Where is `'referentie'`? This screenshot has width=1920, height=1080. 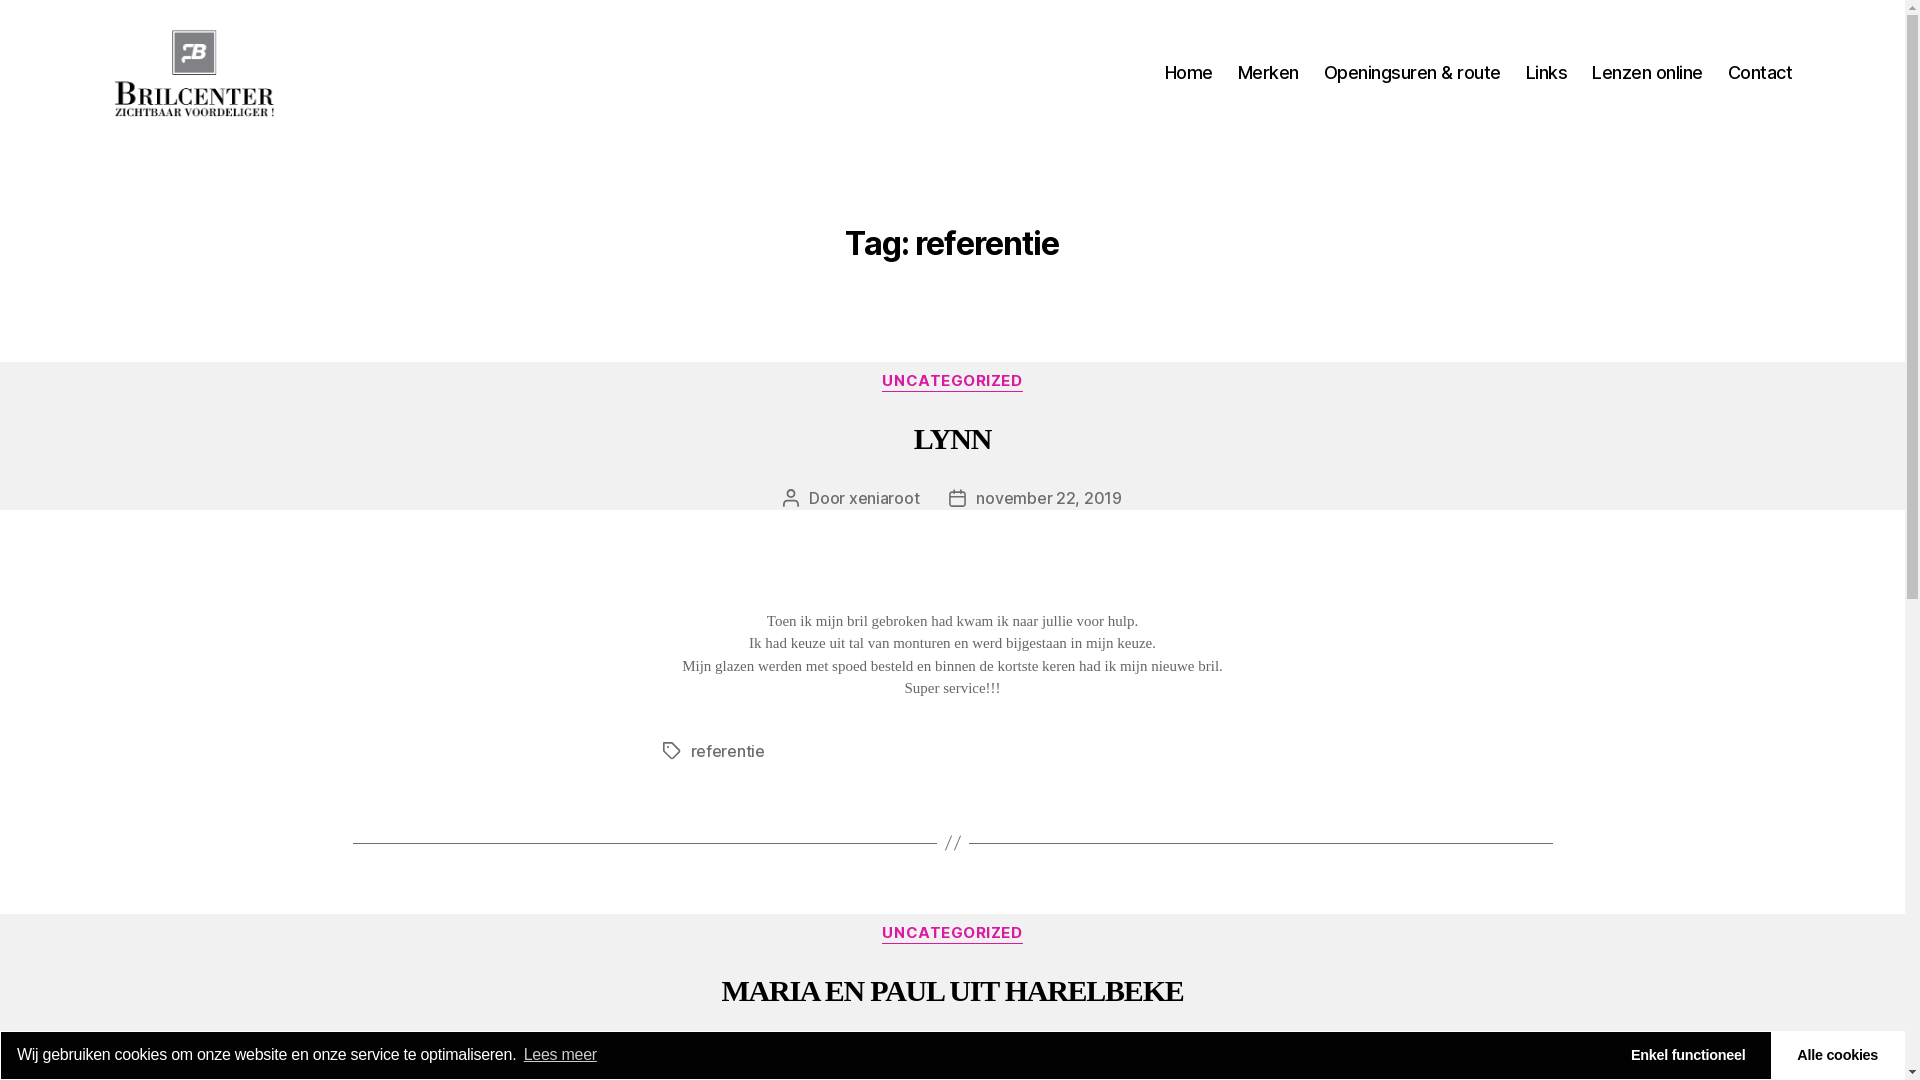 'referentie' is located at coordinates (725, 751).